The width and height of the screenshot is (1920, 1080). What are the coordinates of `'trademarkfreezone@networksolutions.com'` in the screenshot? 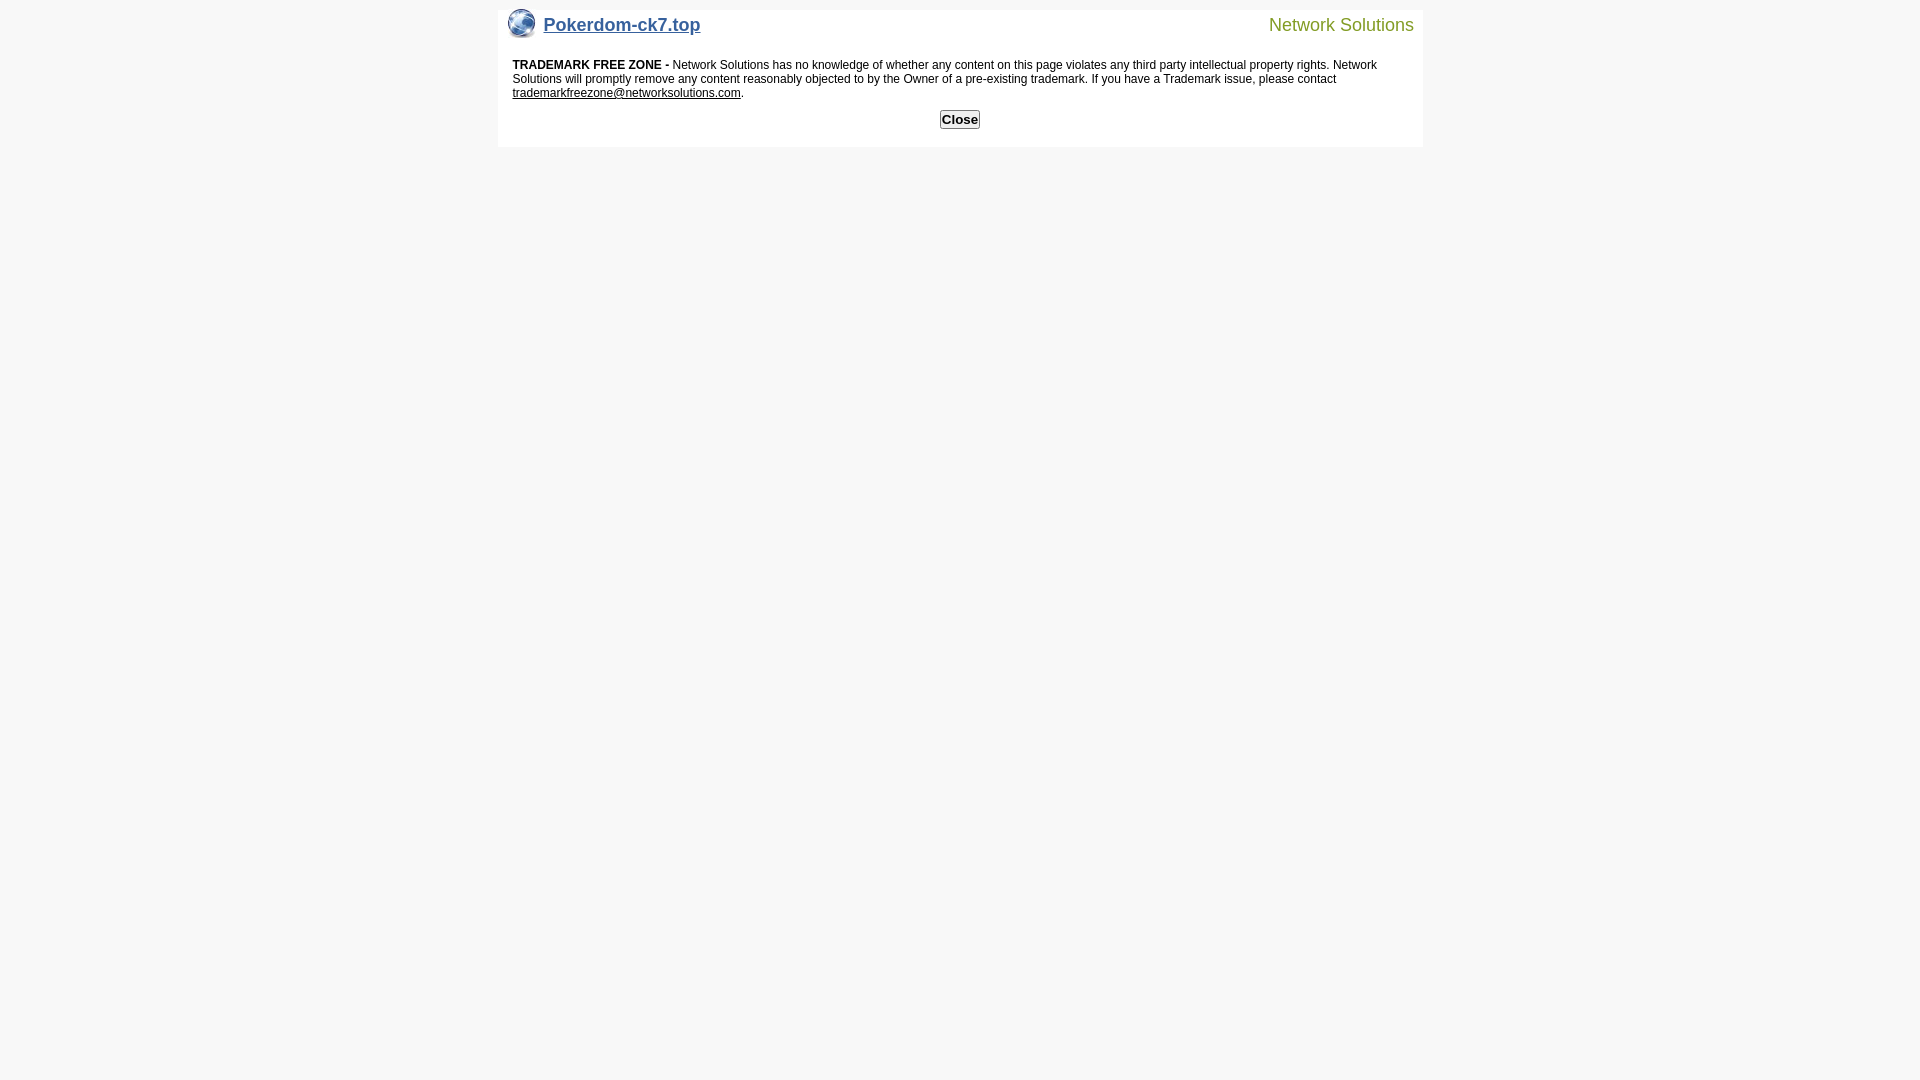 It's located at (512, 92).